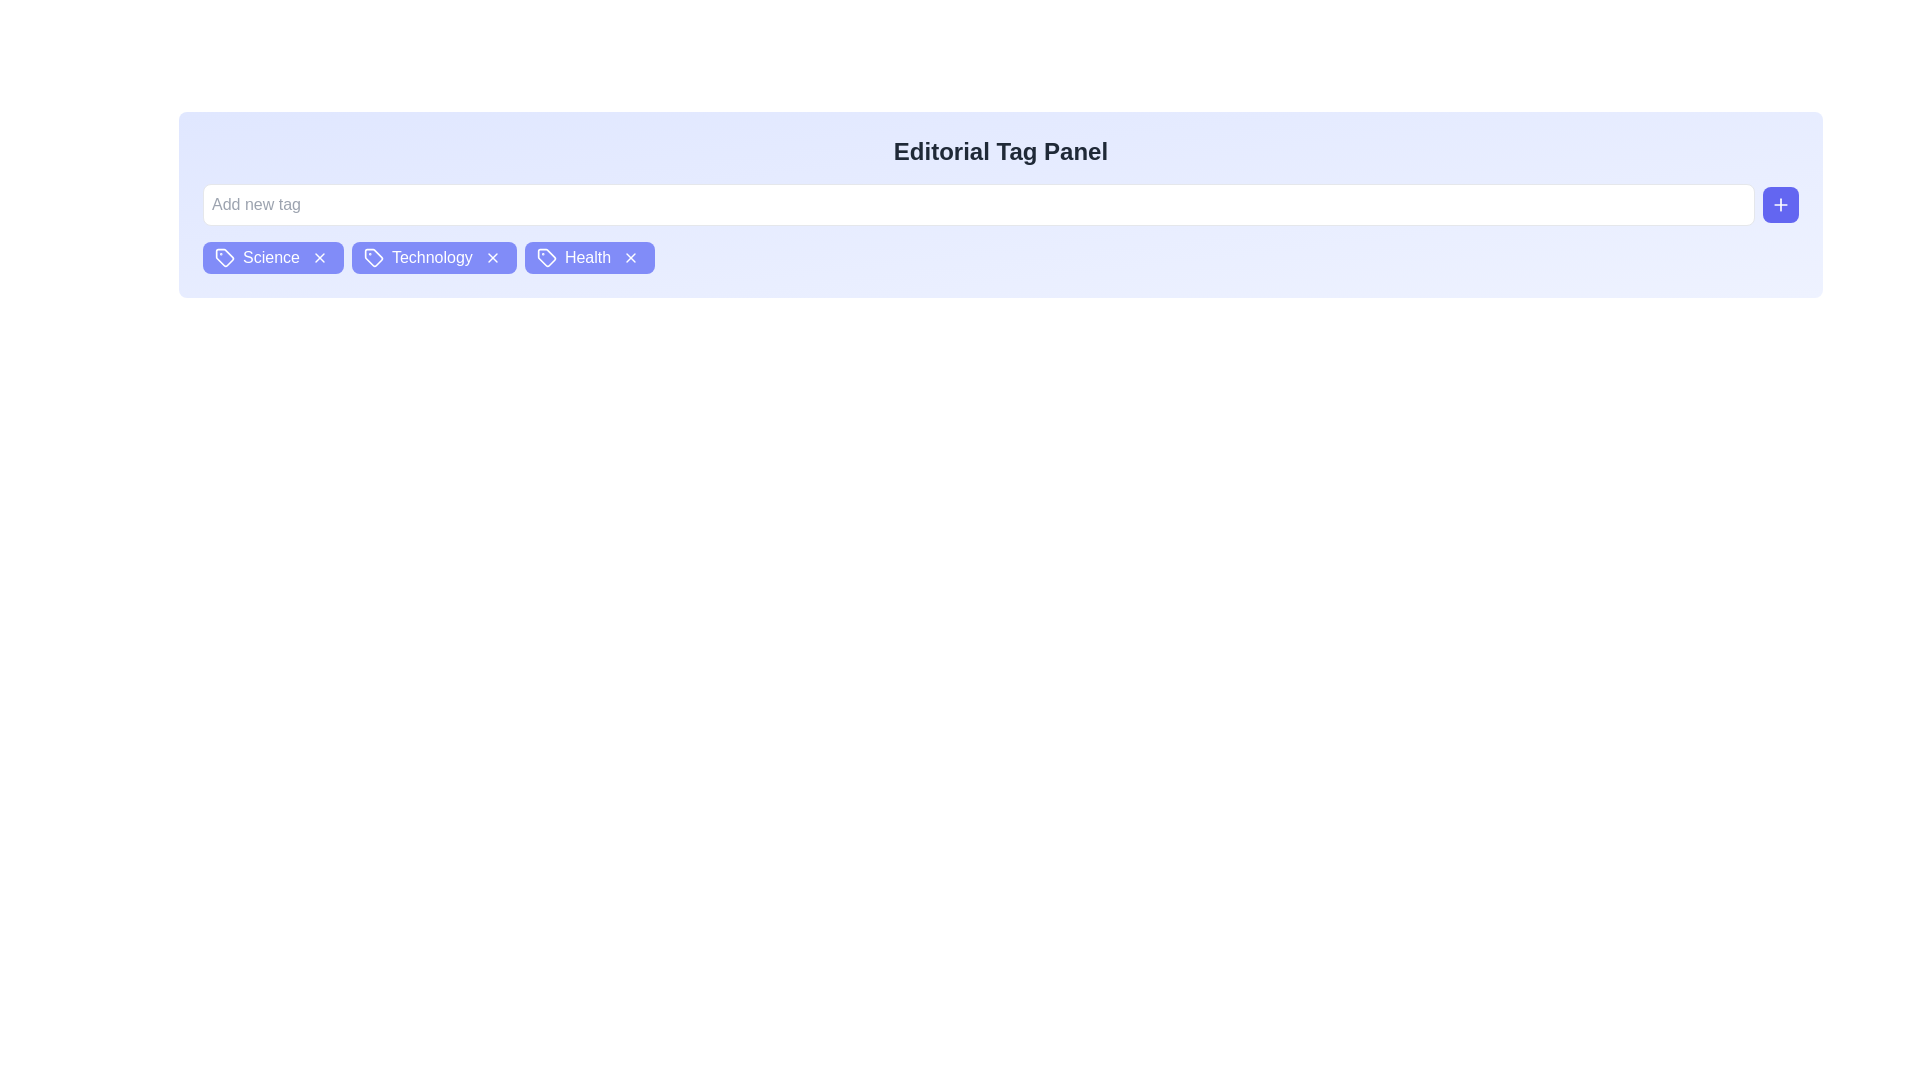 This screenshot has height=1080, width=1920. I want to click on the icon, so click(1780, 204).